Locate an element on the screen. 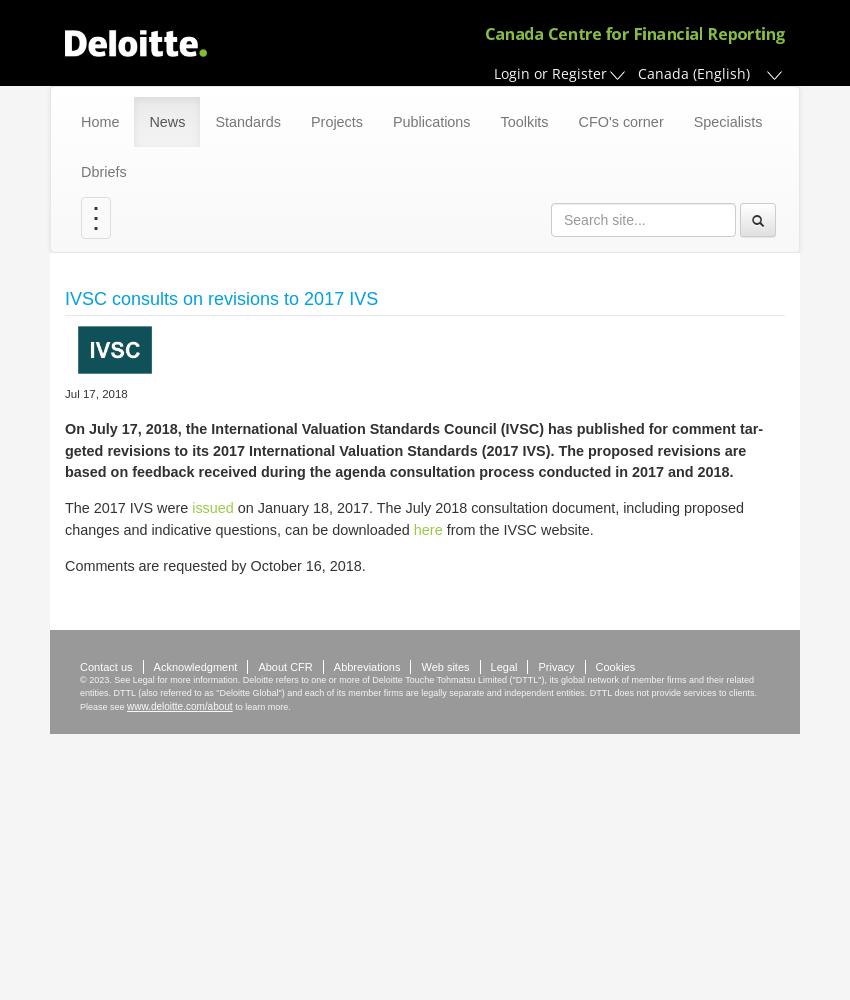  'on Jan­u­ary 18, 2017. The July 2018 con­sul­ta­tion doc­u­ment, in­clud­ing pro­posed changes and in­dica­tive ques­tions, can be down­loaded' is located at coordinates (404, 518).